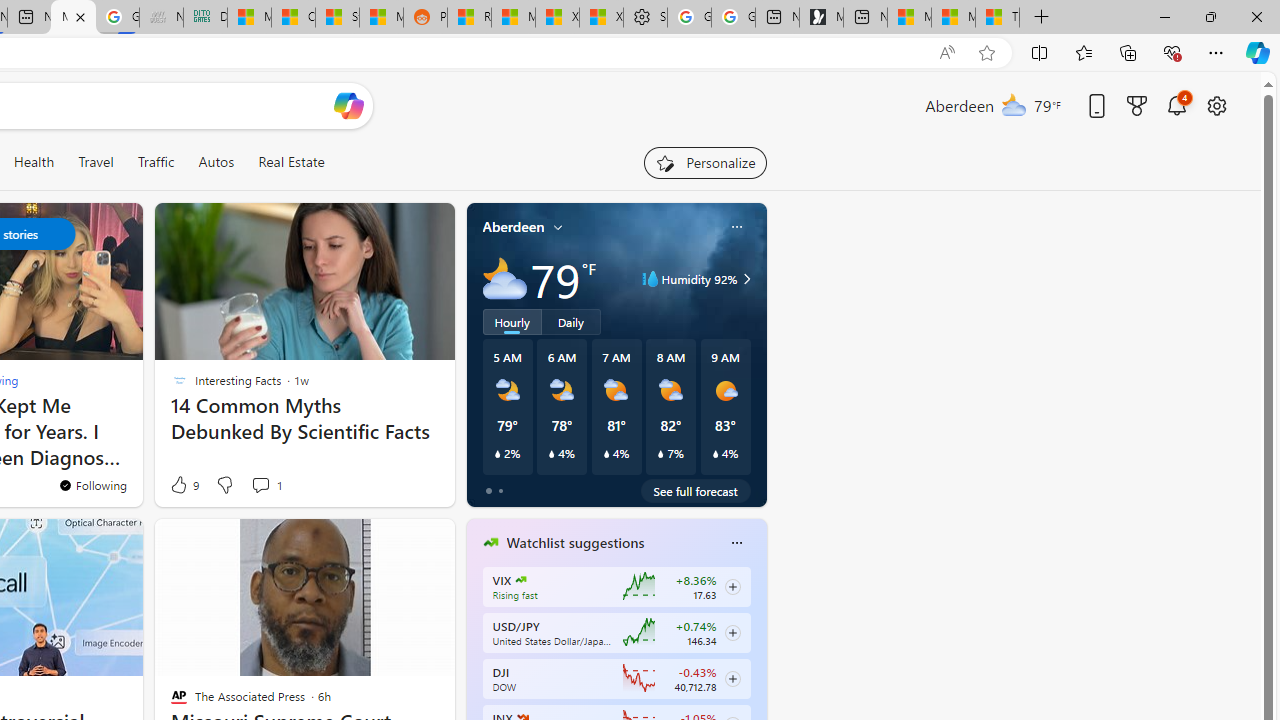 The height and width of the screenshot is (720, 1280). What do you see at coordinates (504, 279) in the screenshot?
I see `'Mostly cloudy'` at bounding box center [504, 279].